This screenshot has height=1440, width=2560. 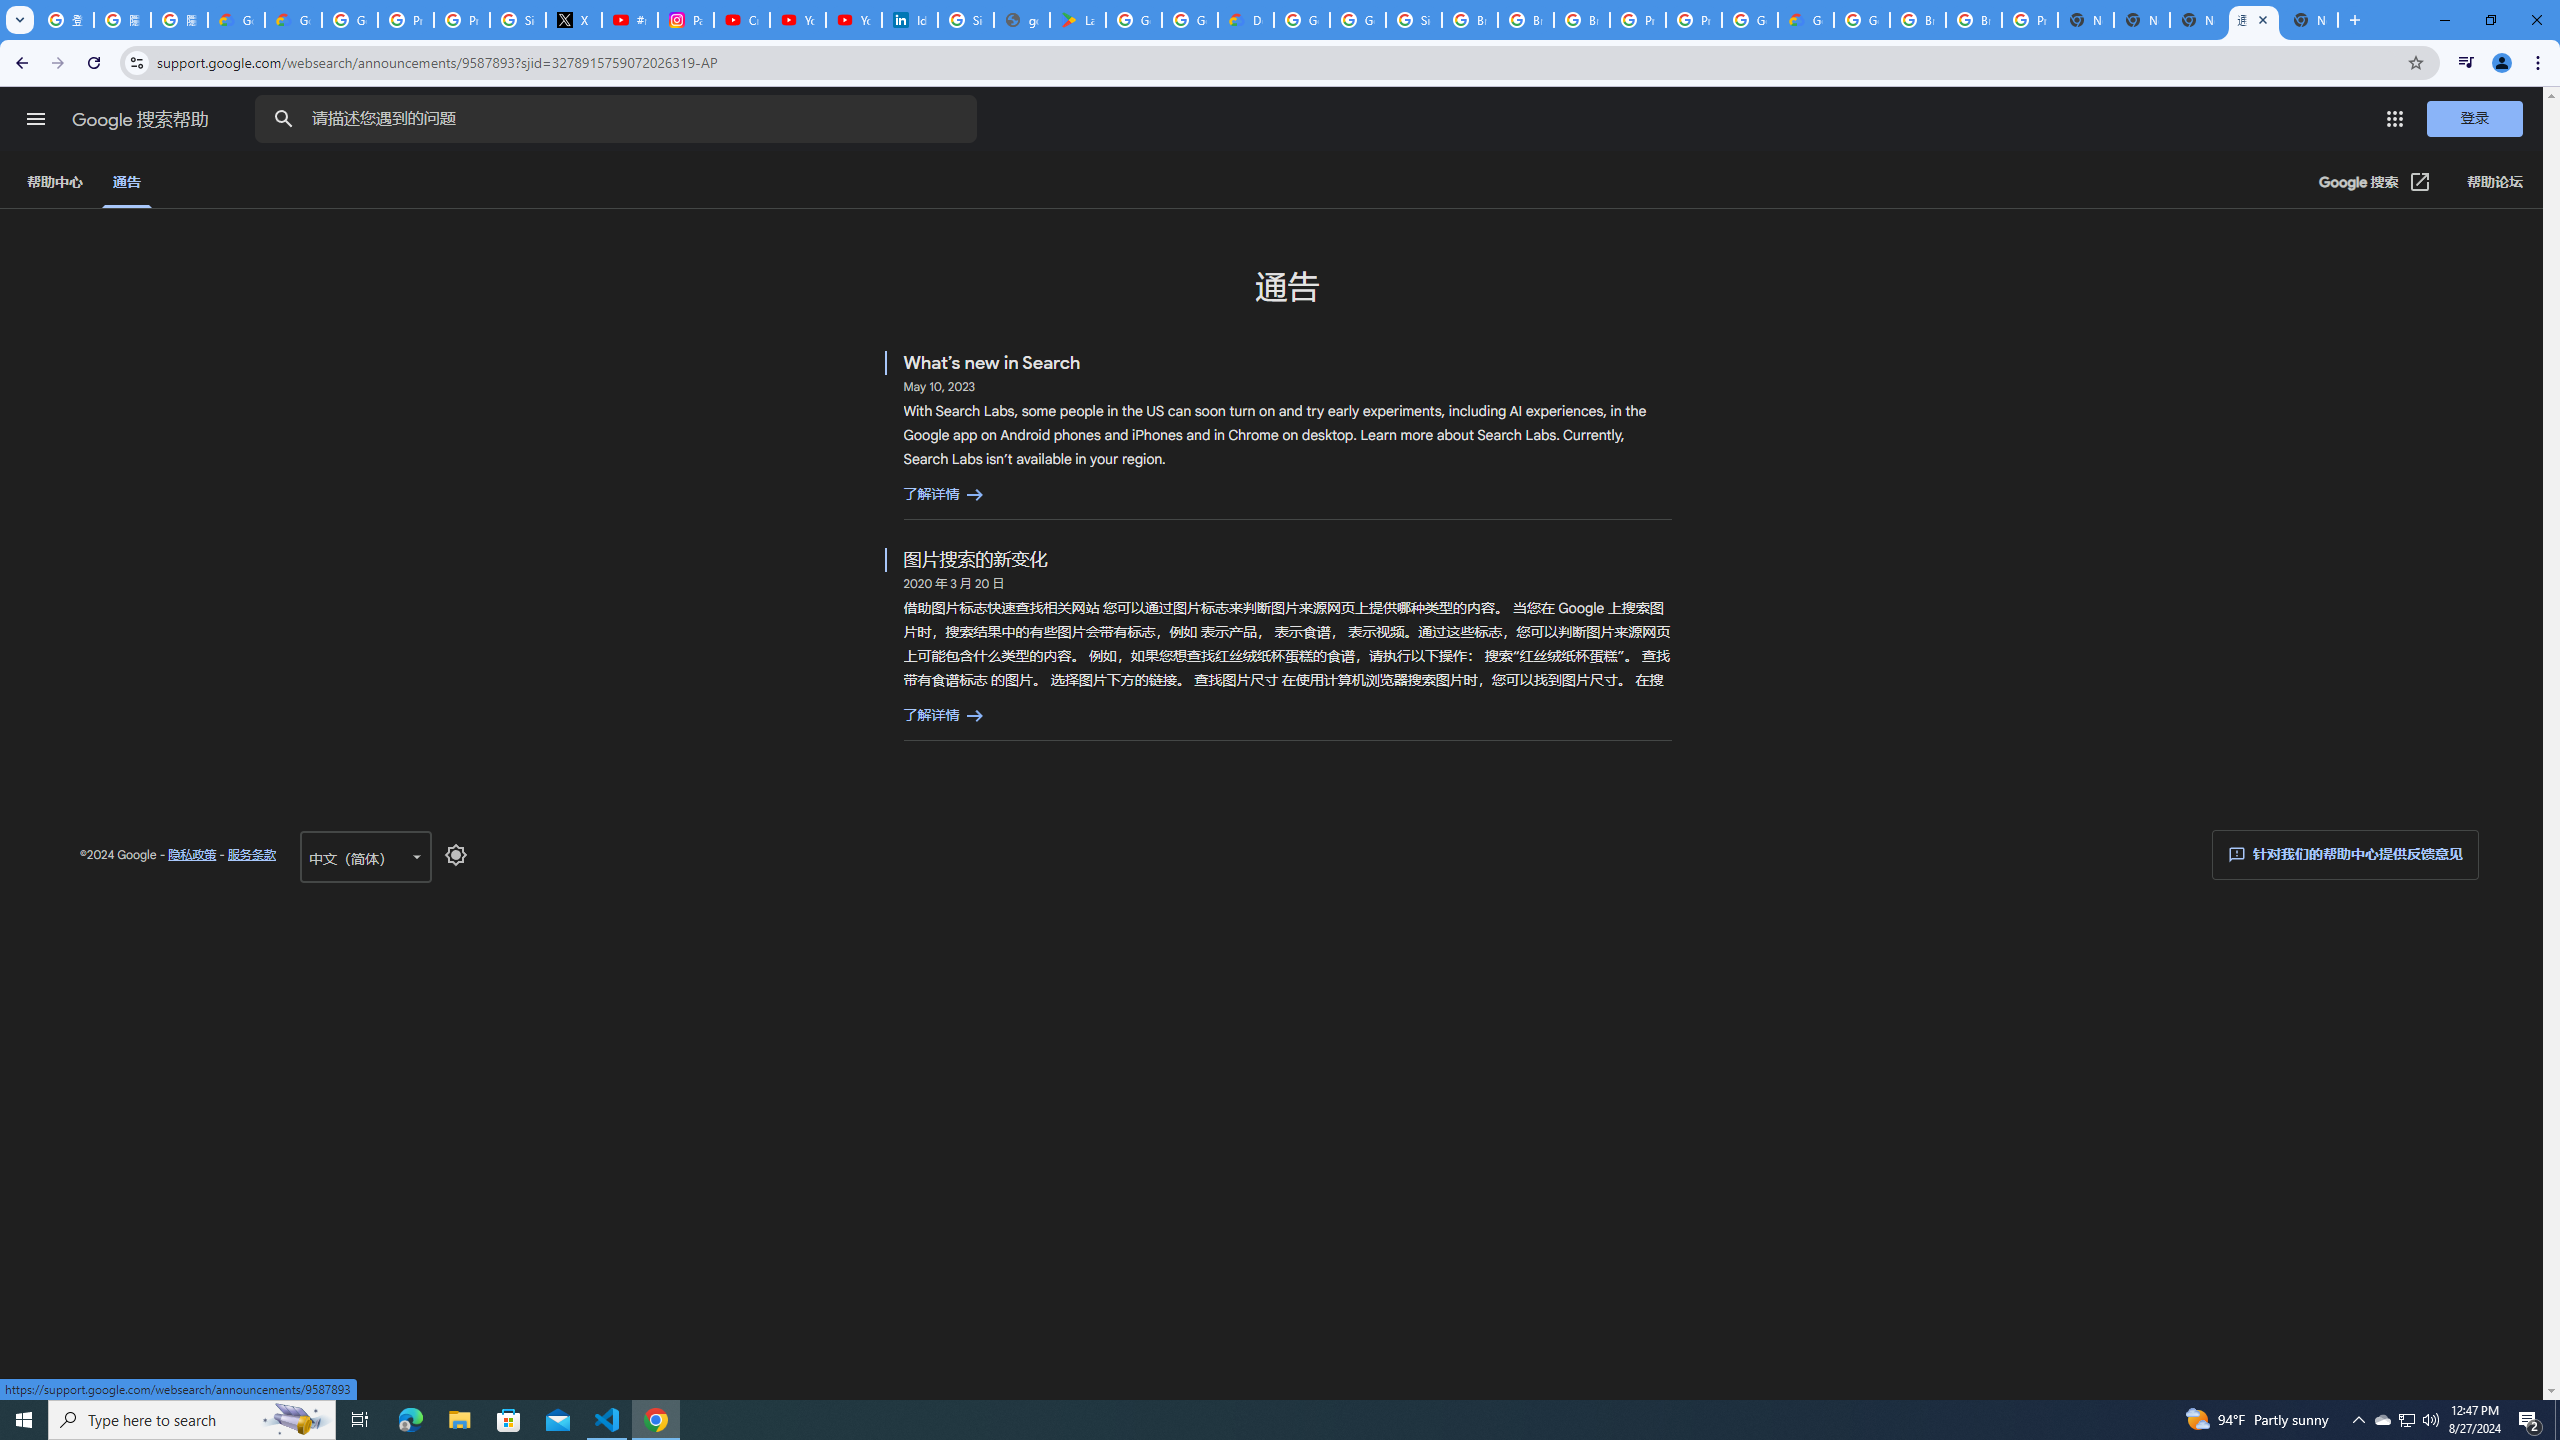 What do you see at coordinates (1526, 19) in the screenshot?
I see `'Browse Chrome as a guest - Computer - Google Chrome Help'` at bounding box center [1526, 19].